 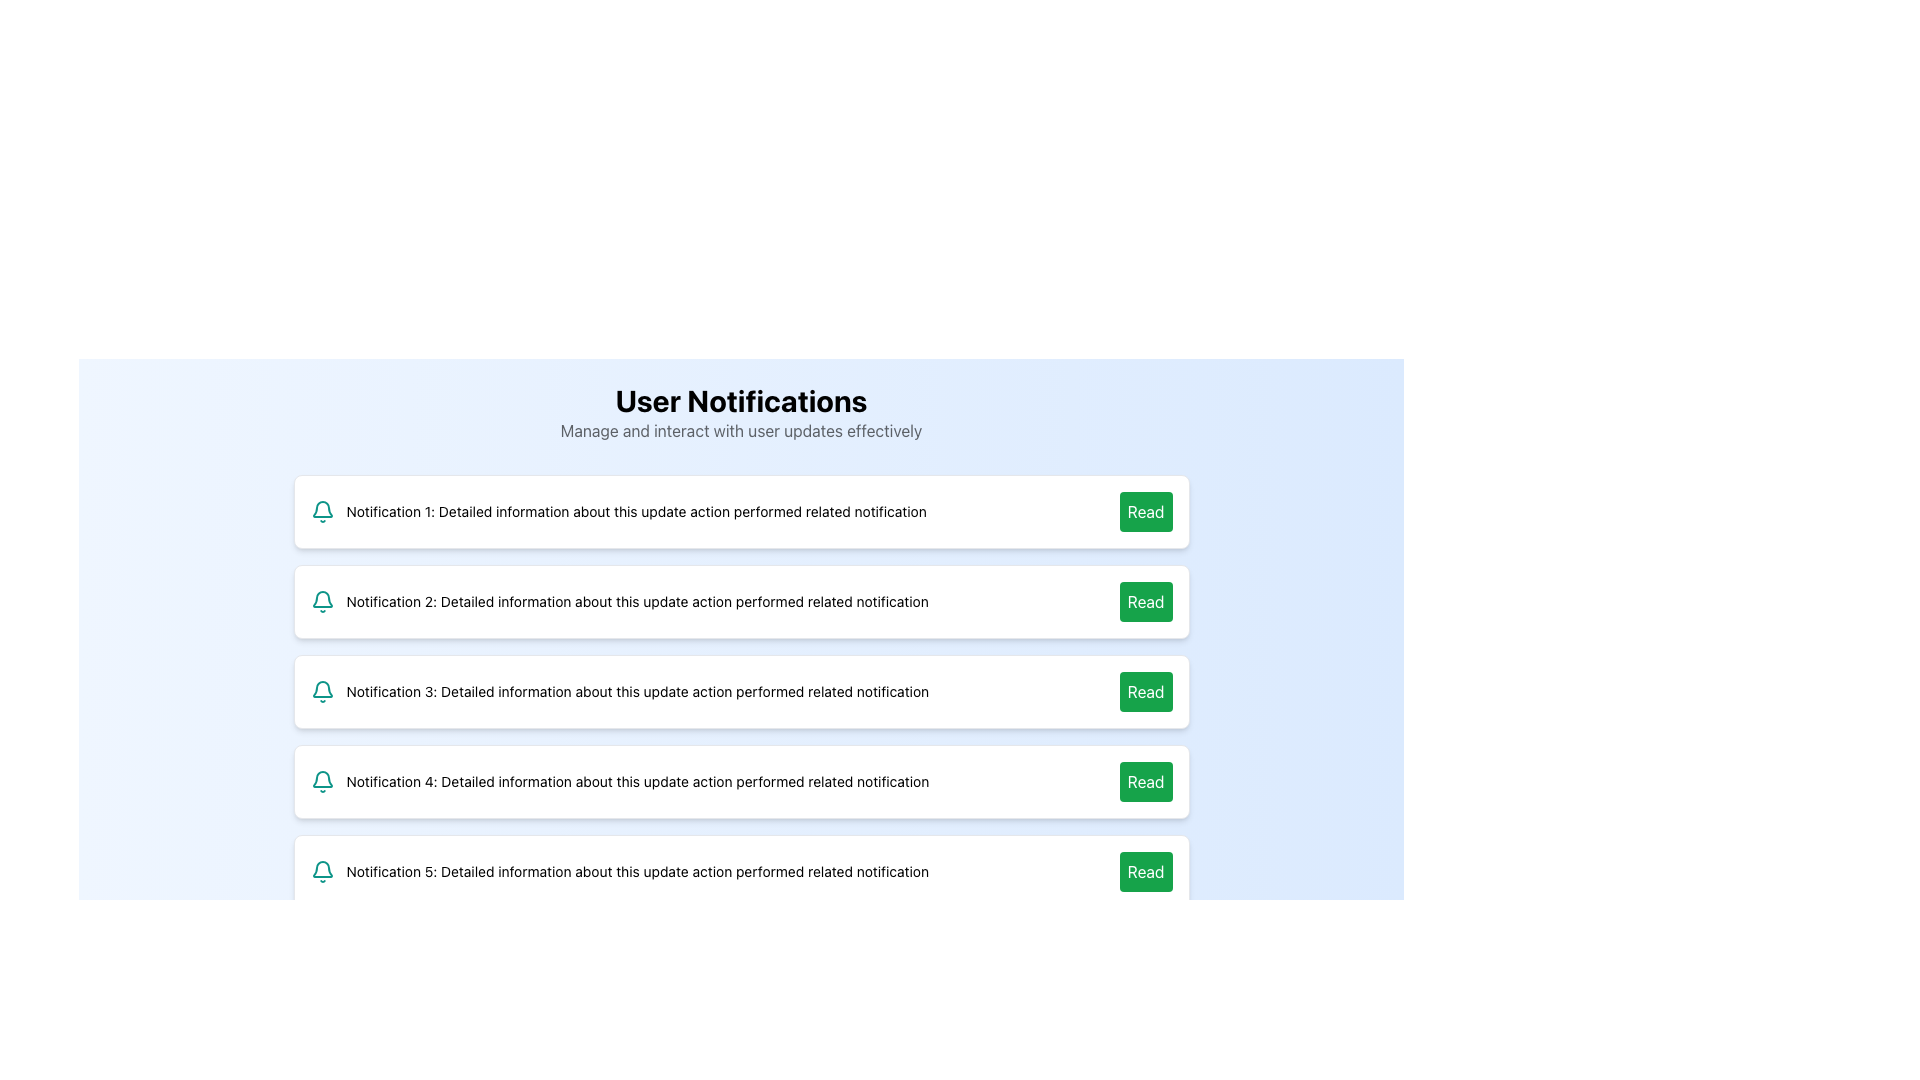 I want to click on the notification display element, which is the fifth item in a vertical list of notifications, so click(x=740, y=870).